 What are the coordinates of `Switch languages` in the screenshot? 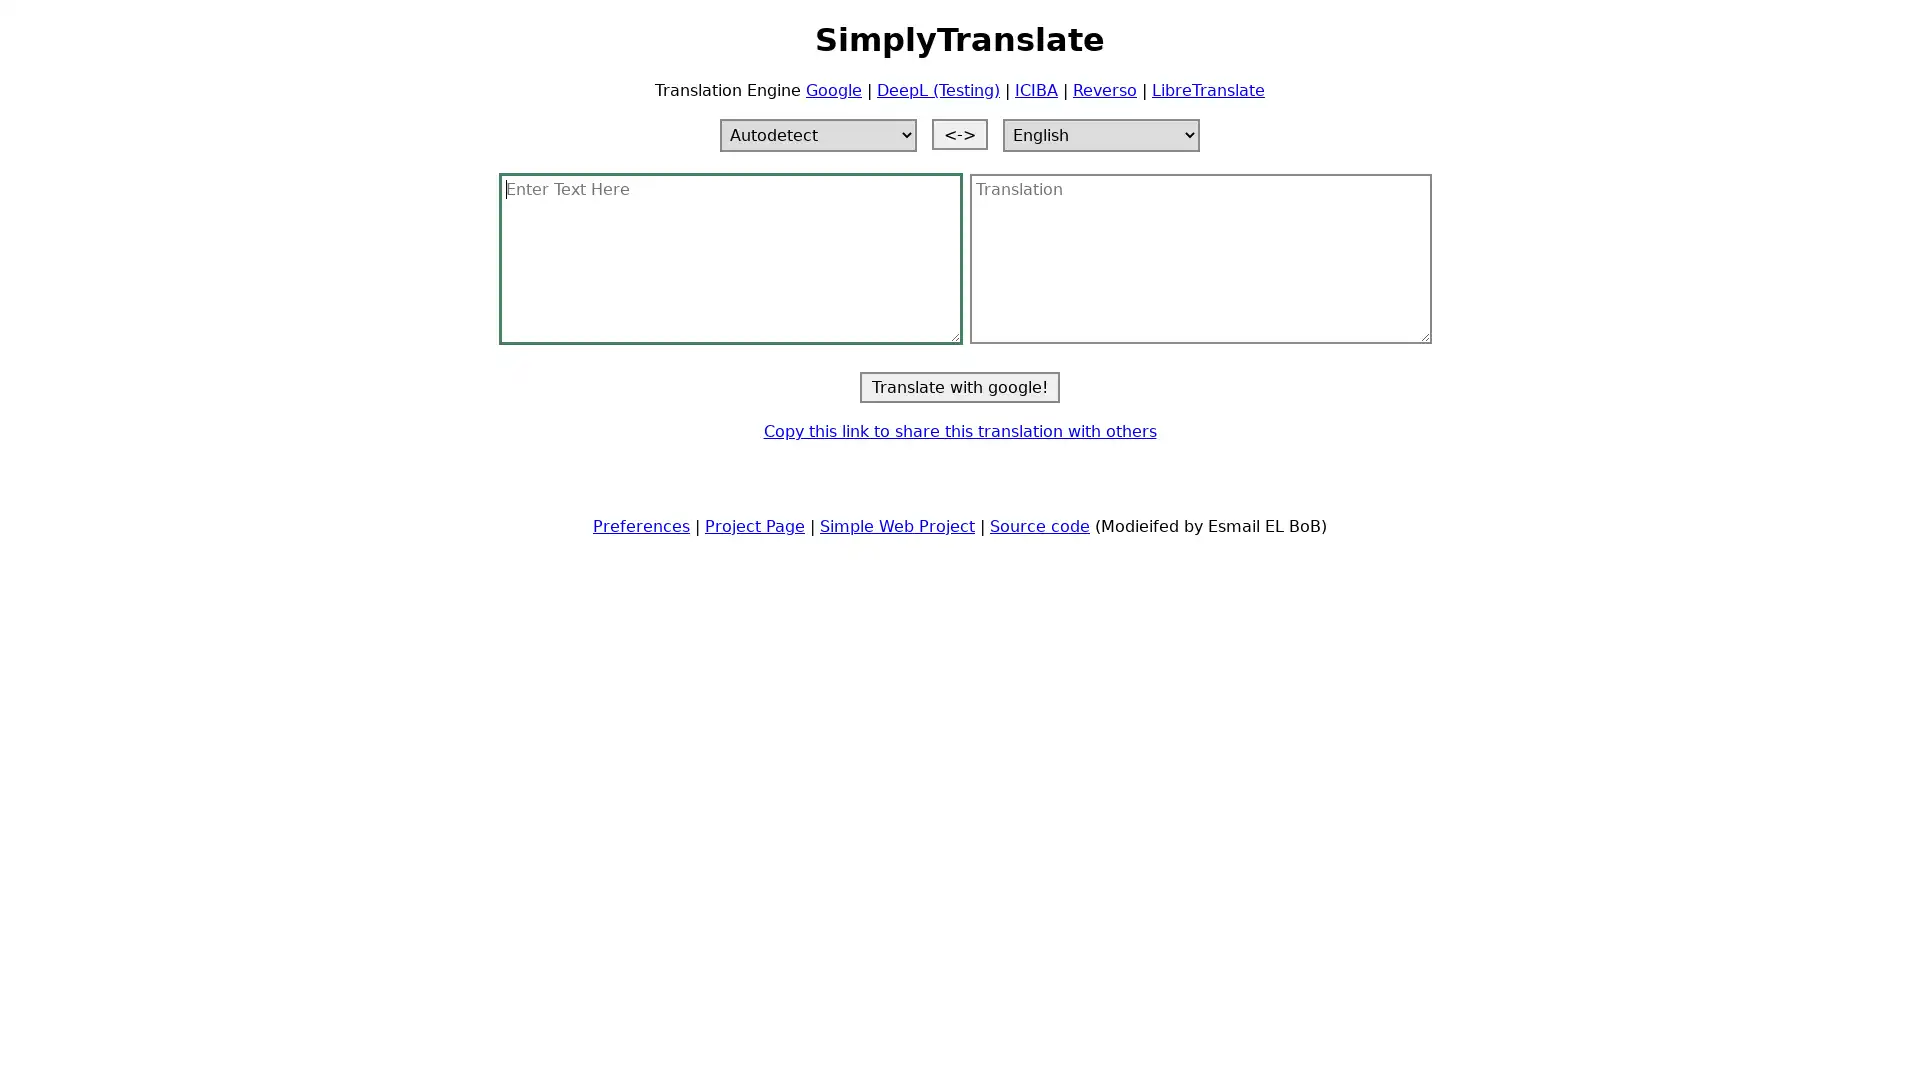 It's located at (960, 133).